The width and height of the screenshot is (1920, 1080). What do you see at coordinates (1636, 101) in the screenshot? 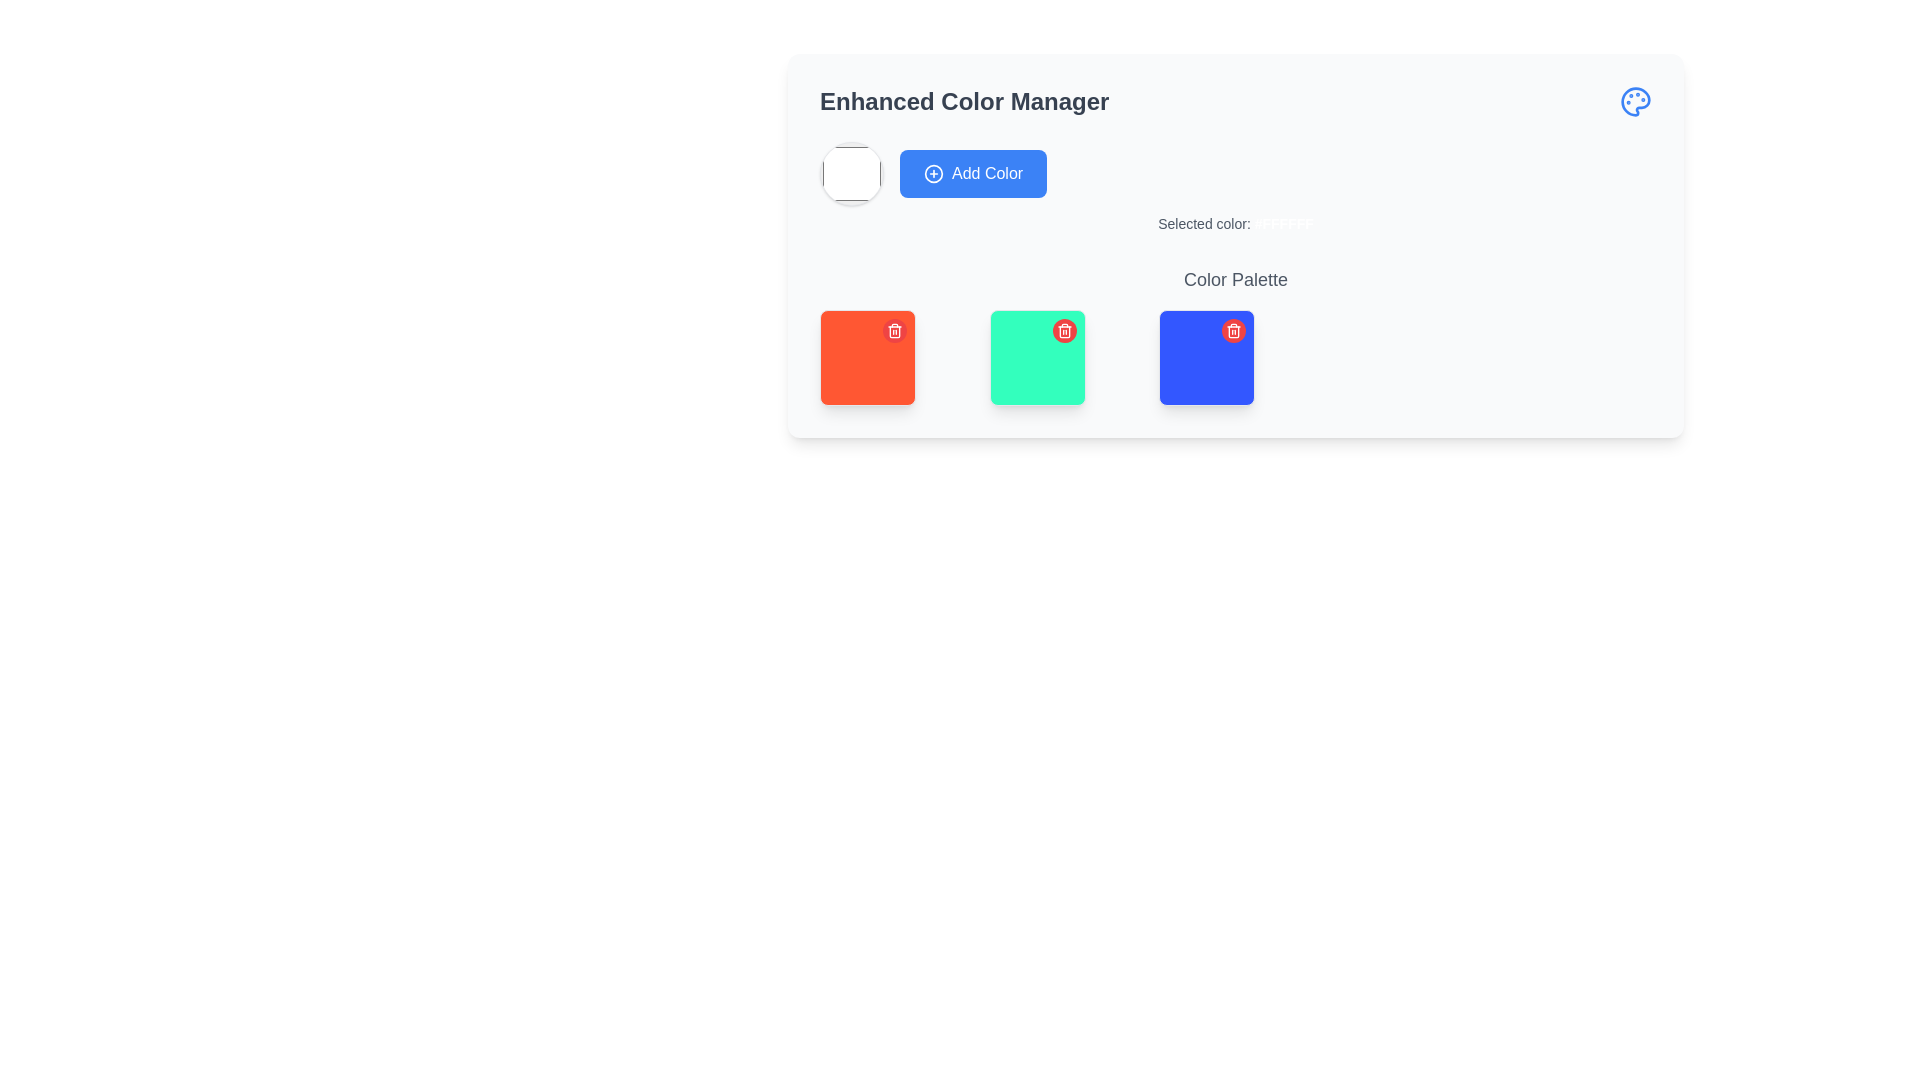
I see `the palette icon located in the top right corner of the 'Enhanced Color Manager' section for additional settings` at bounding box center [1636, 101].